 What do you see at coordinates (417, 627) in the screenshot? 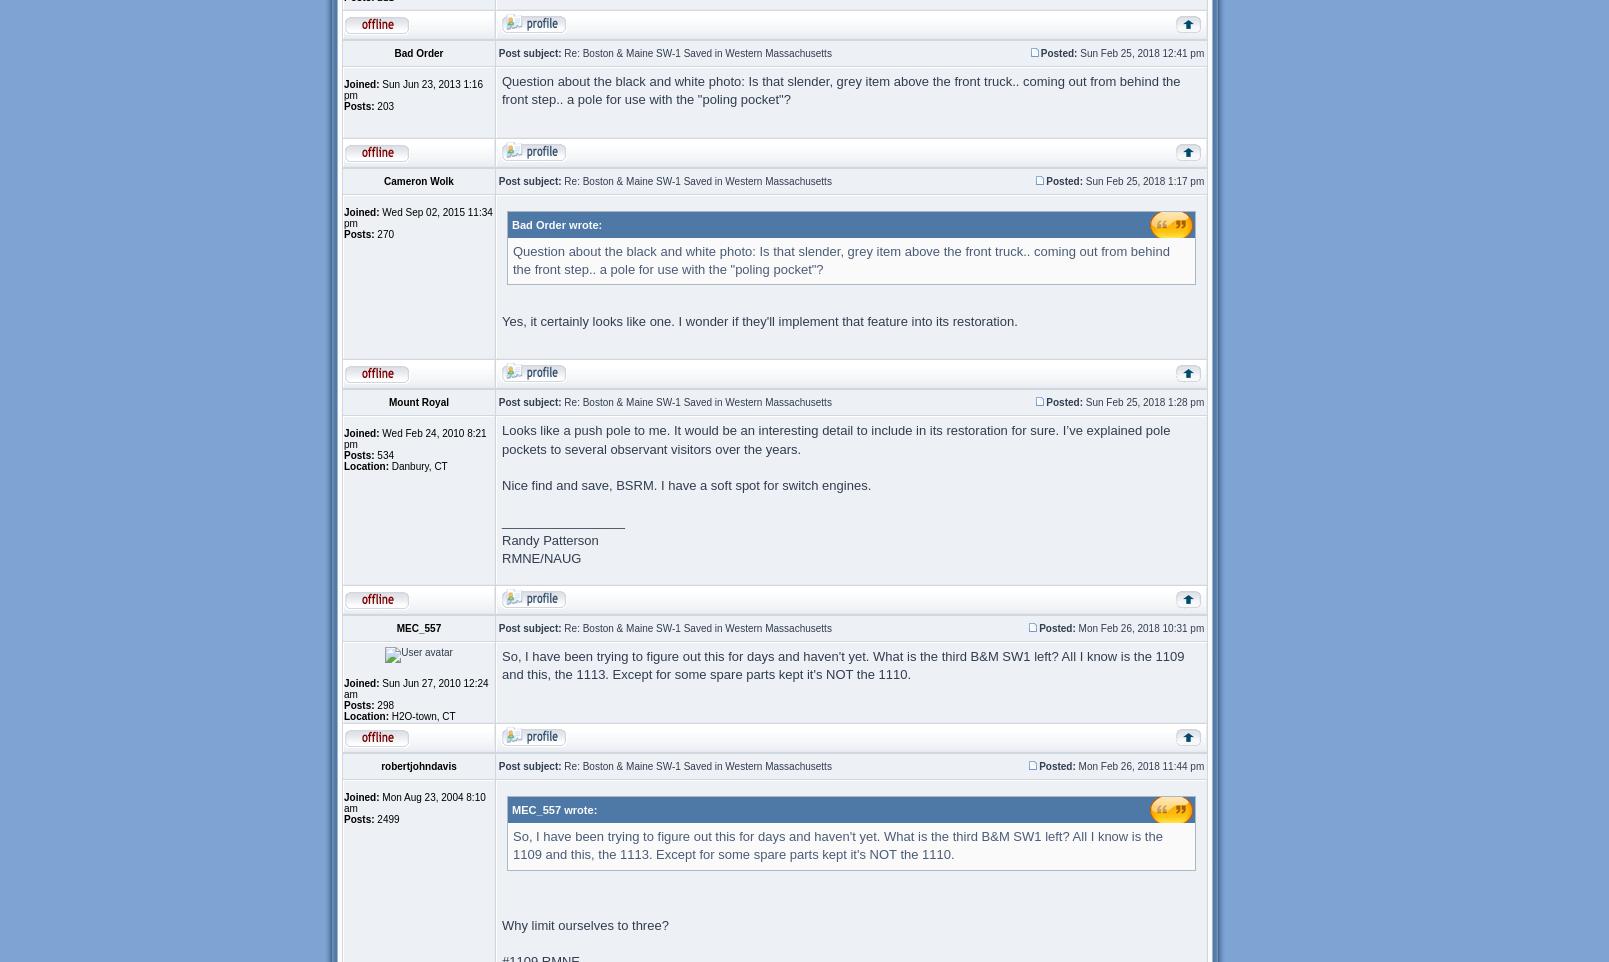
I see `'MEC_557'` at bounding box center [417, 627].